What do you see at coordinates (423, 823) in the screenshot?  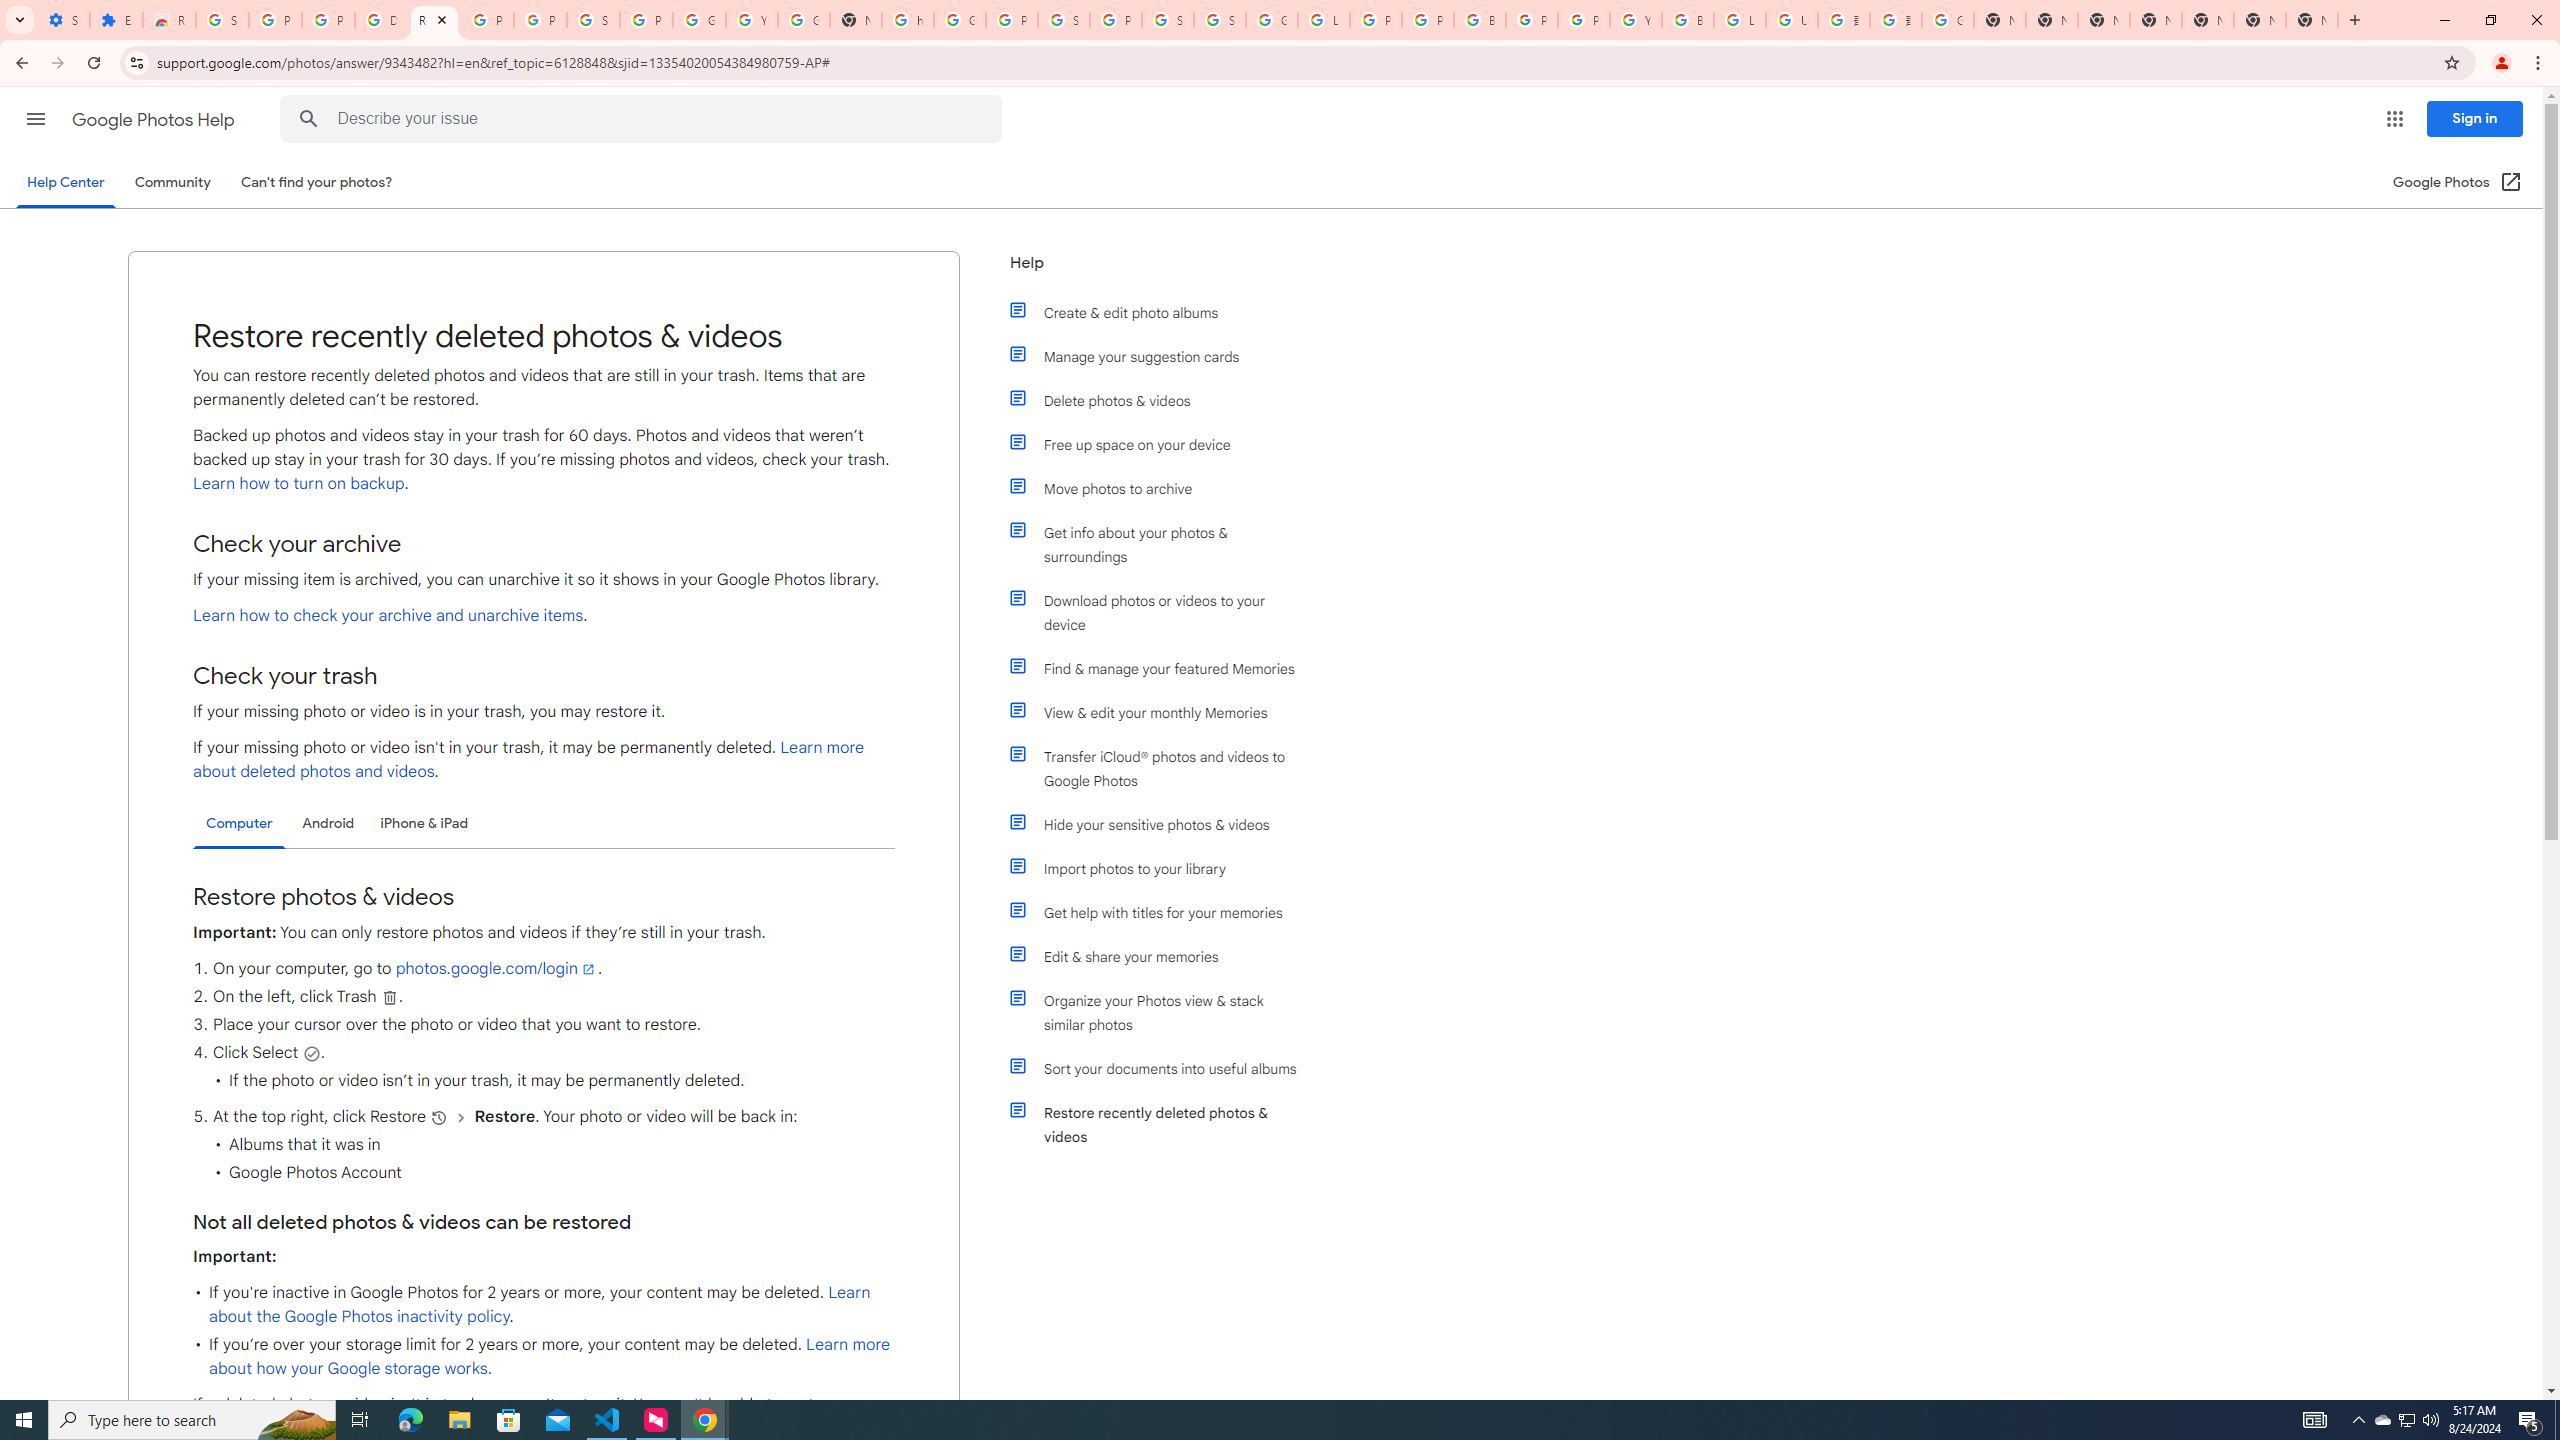 I see `'iPhone & iPad'` at bounding box center [423, 823].